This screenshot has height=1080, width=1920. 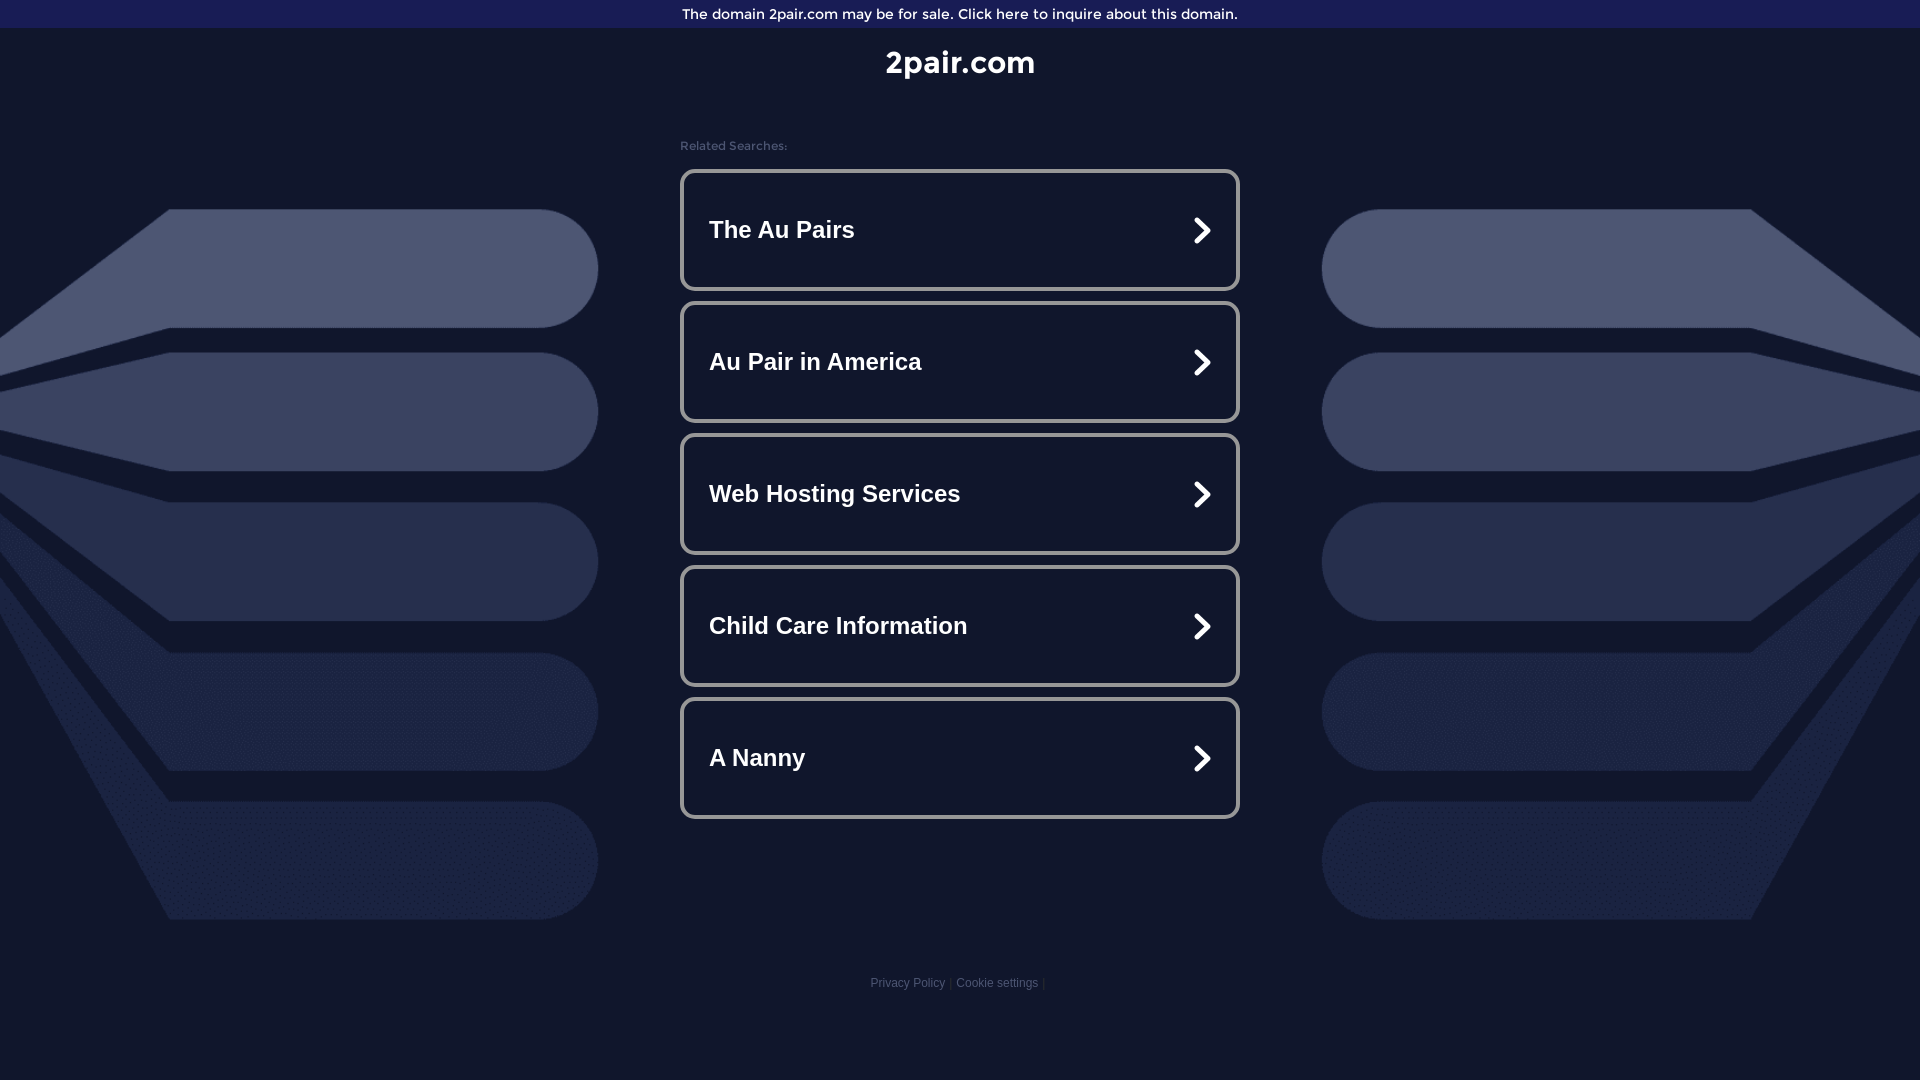 What do you see at coordinates (960, 61) in the screenshot?
I see `'2pair.com'` at bounding box center [960, 61].